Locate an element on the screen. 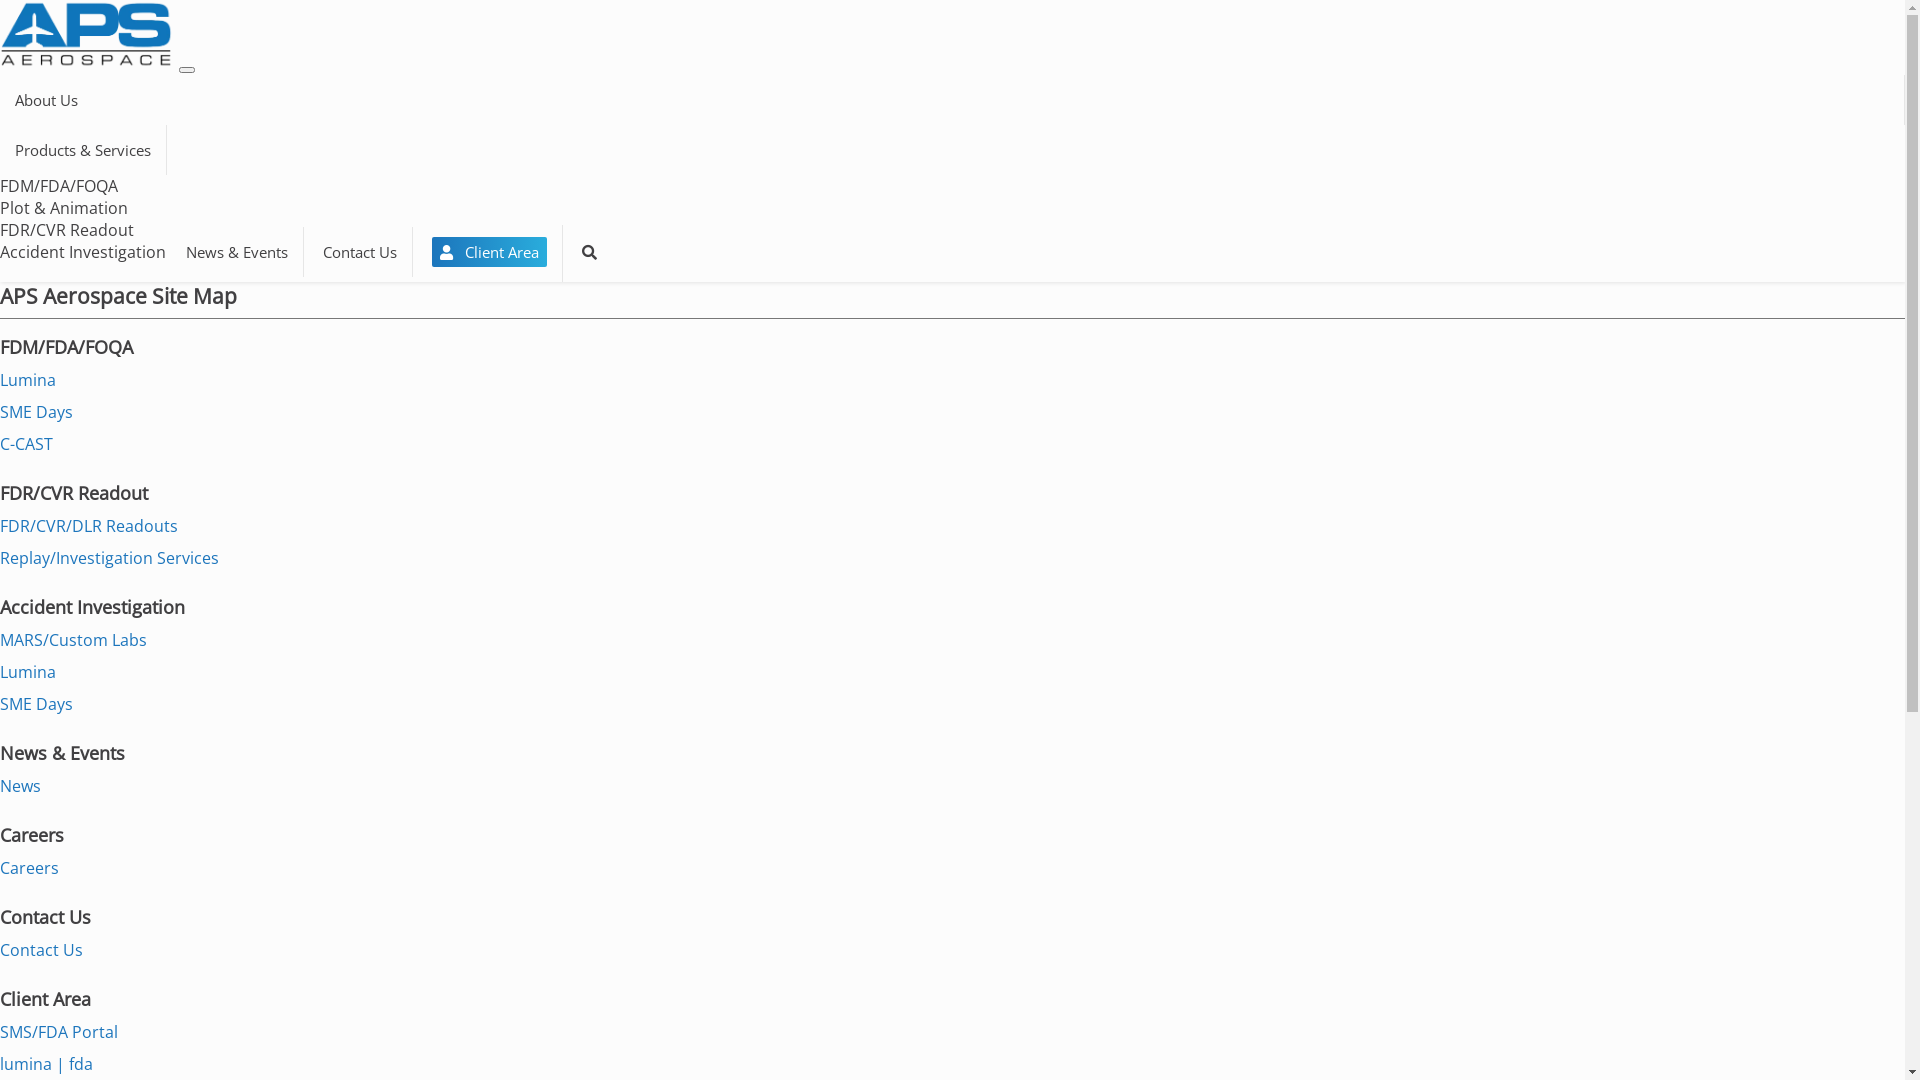 Image resolution: width=1920 pixels, height=1080 pixels. 'SMS/FDA Portal' is located at coordinates (58, 1032).